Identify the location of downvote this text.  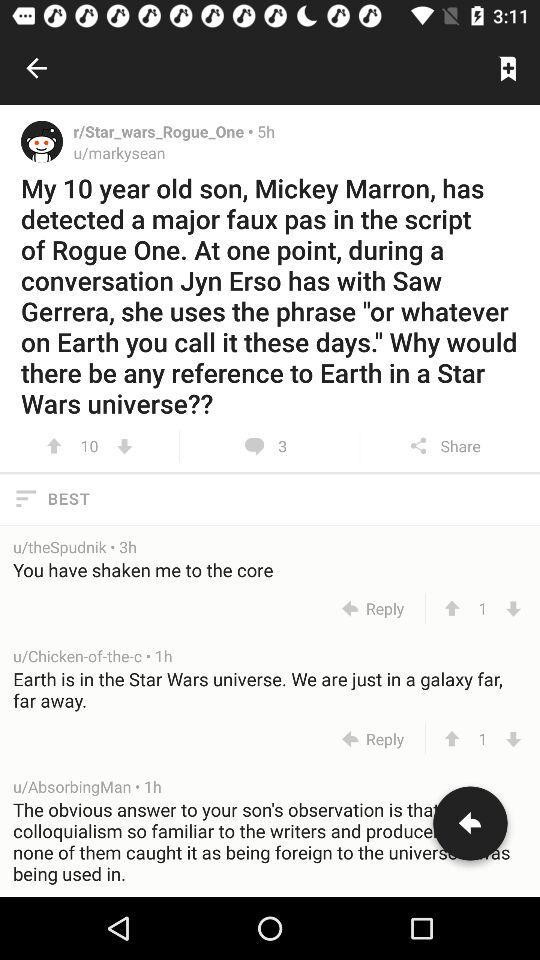
(513, 738).